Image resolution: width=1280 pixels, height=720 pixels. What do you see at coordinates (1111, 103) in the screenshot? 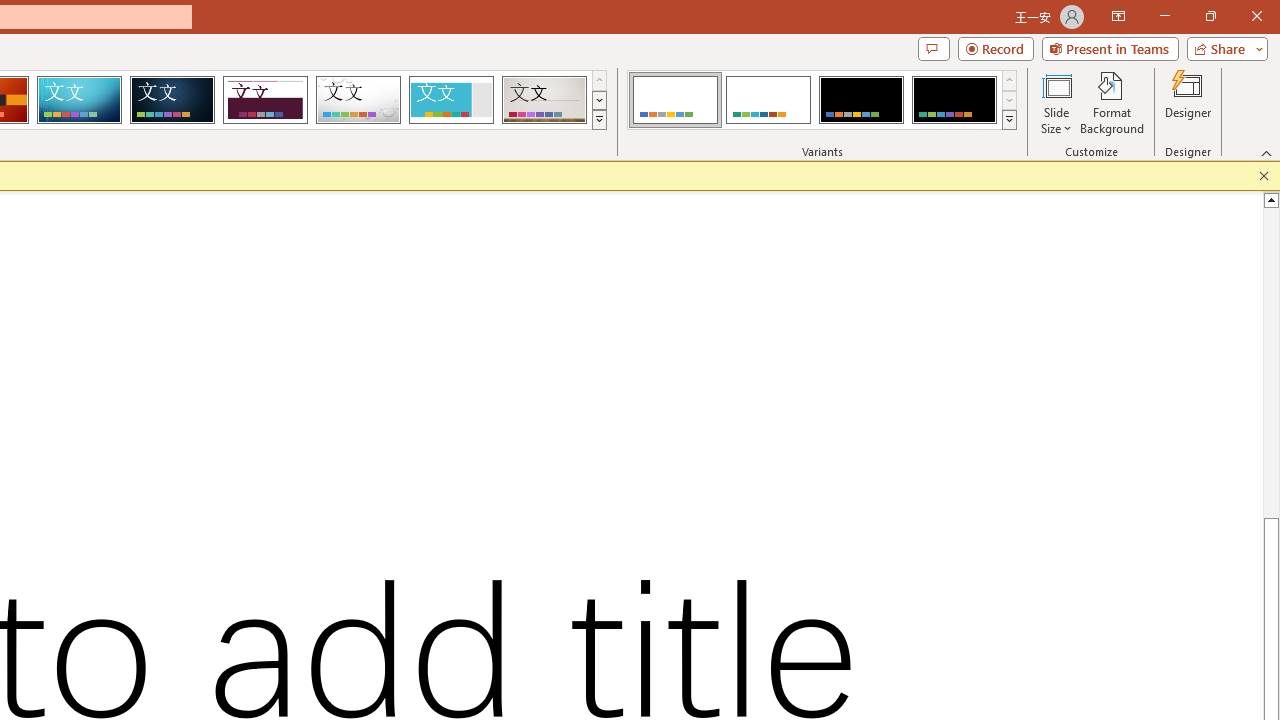
I see `'Format Background'` at bounding box center [1111, 103].